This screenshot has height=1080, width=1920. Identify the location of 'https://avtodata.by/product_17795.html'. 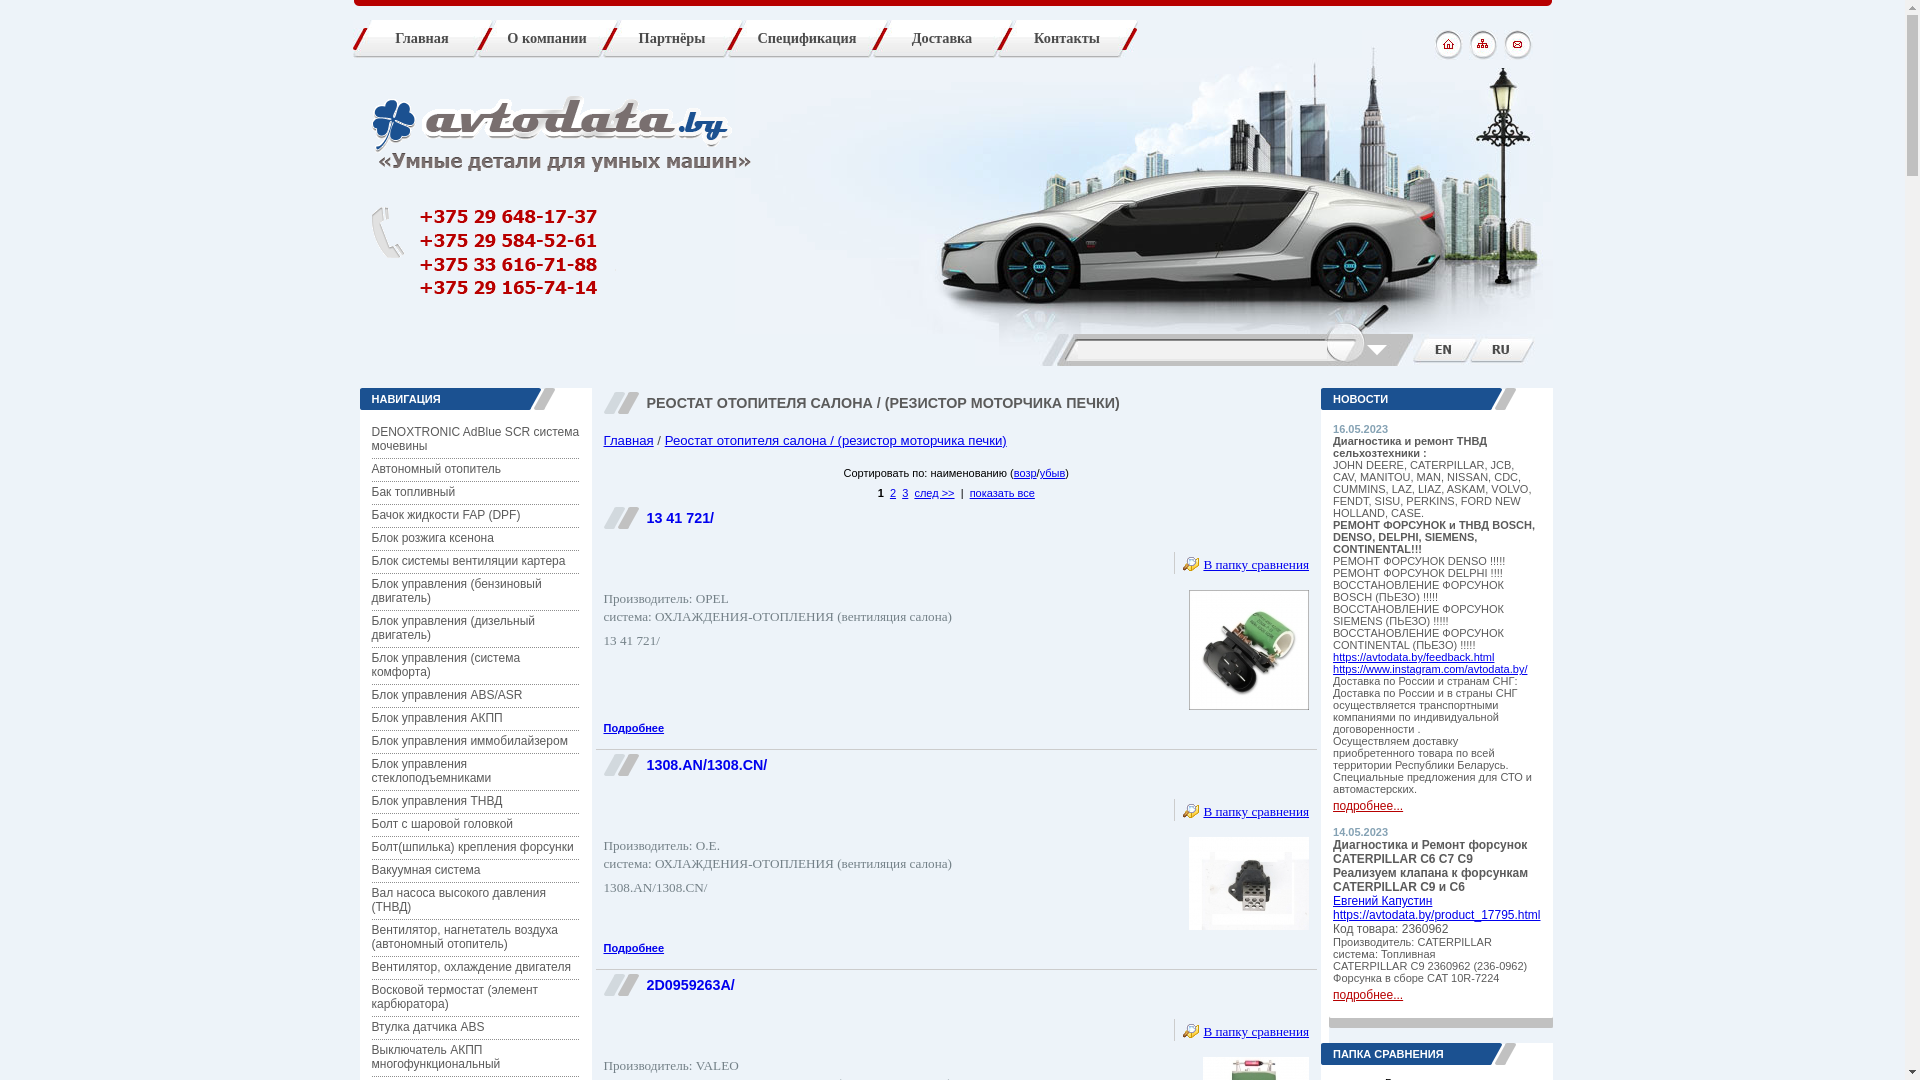
(1435, 914).